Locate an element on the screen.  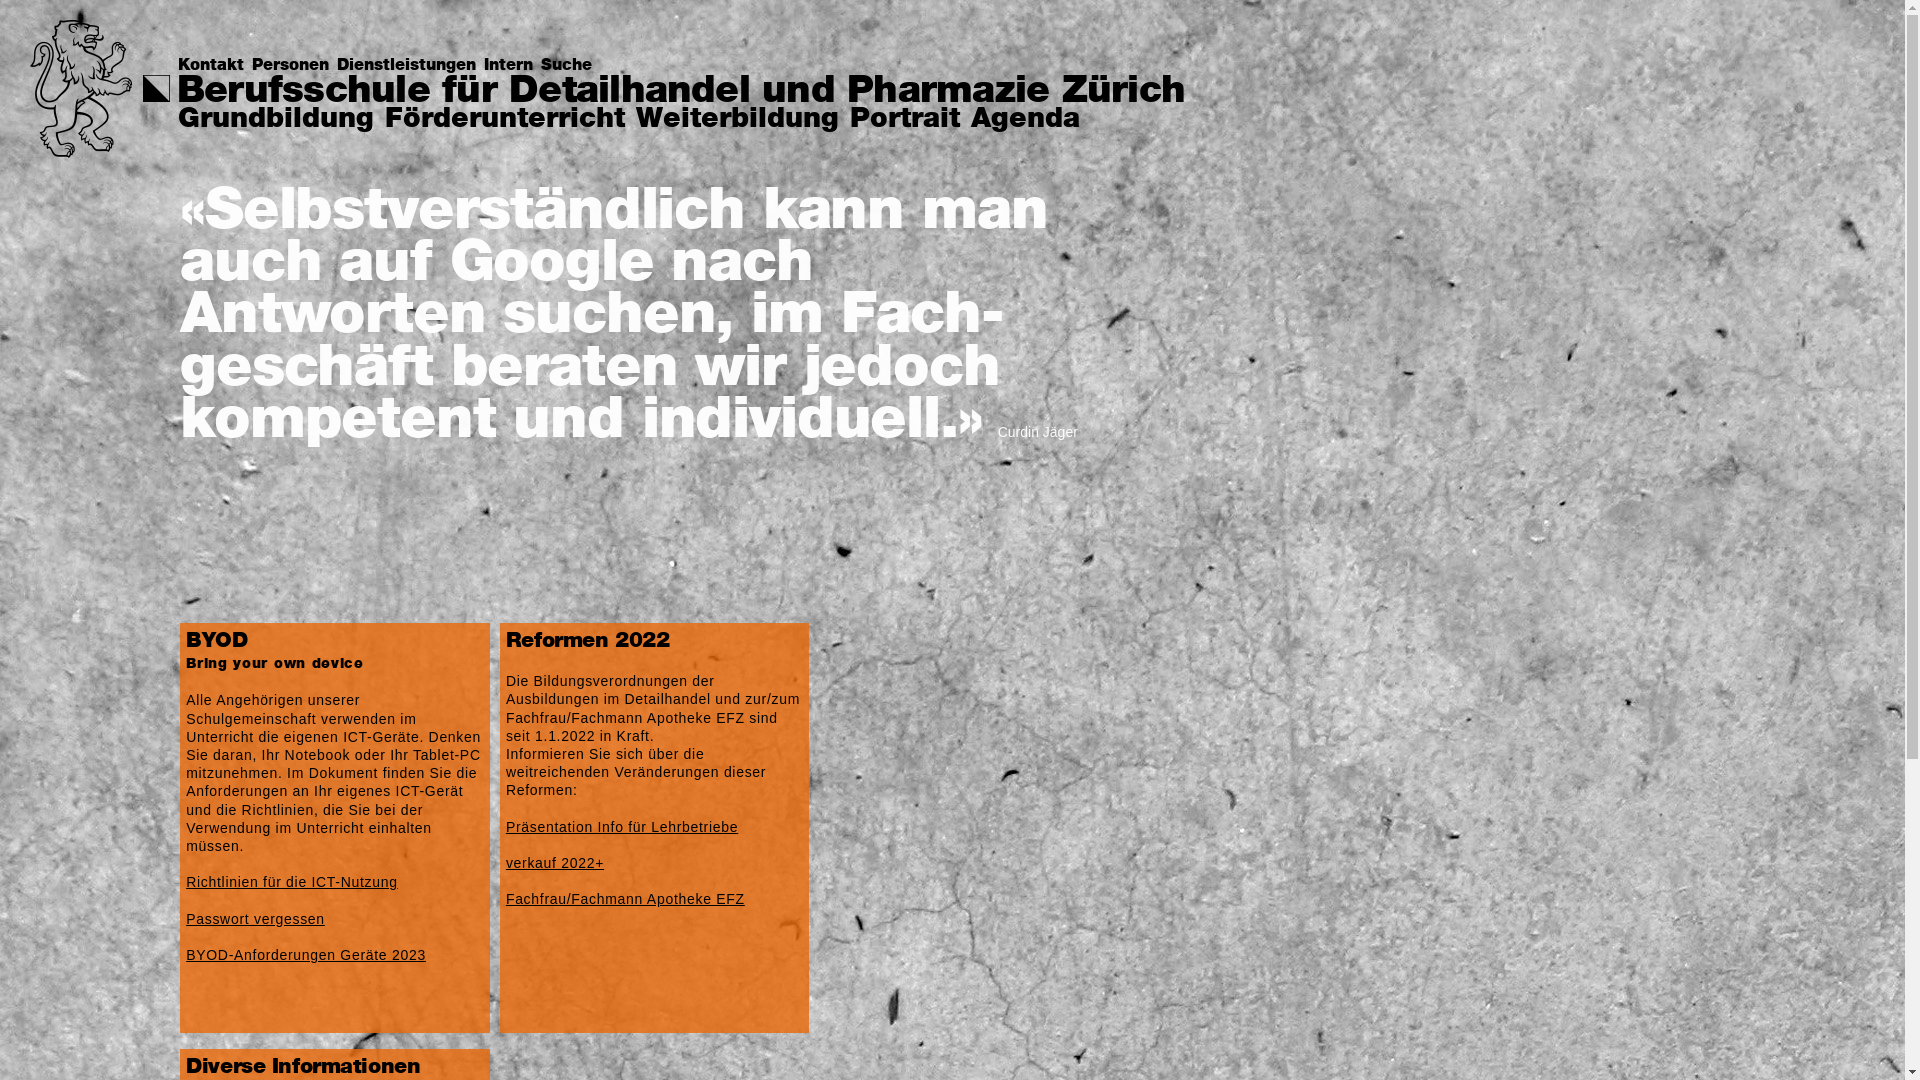
'verkauf 2022+' is located at coordinates (555, 862).